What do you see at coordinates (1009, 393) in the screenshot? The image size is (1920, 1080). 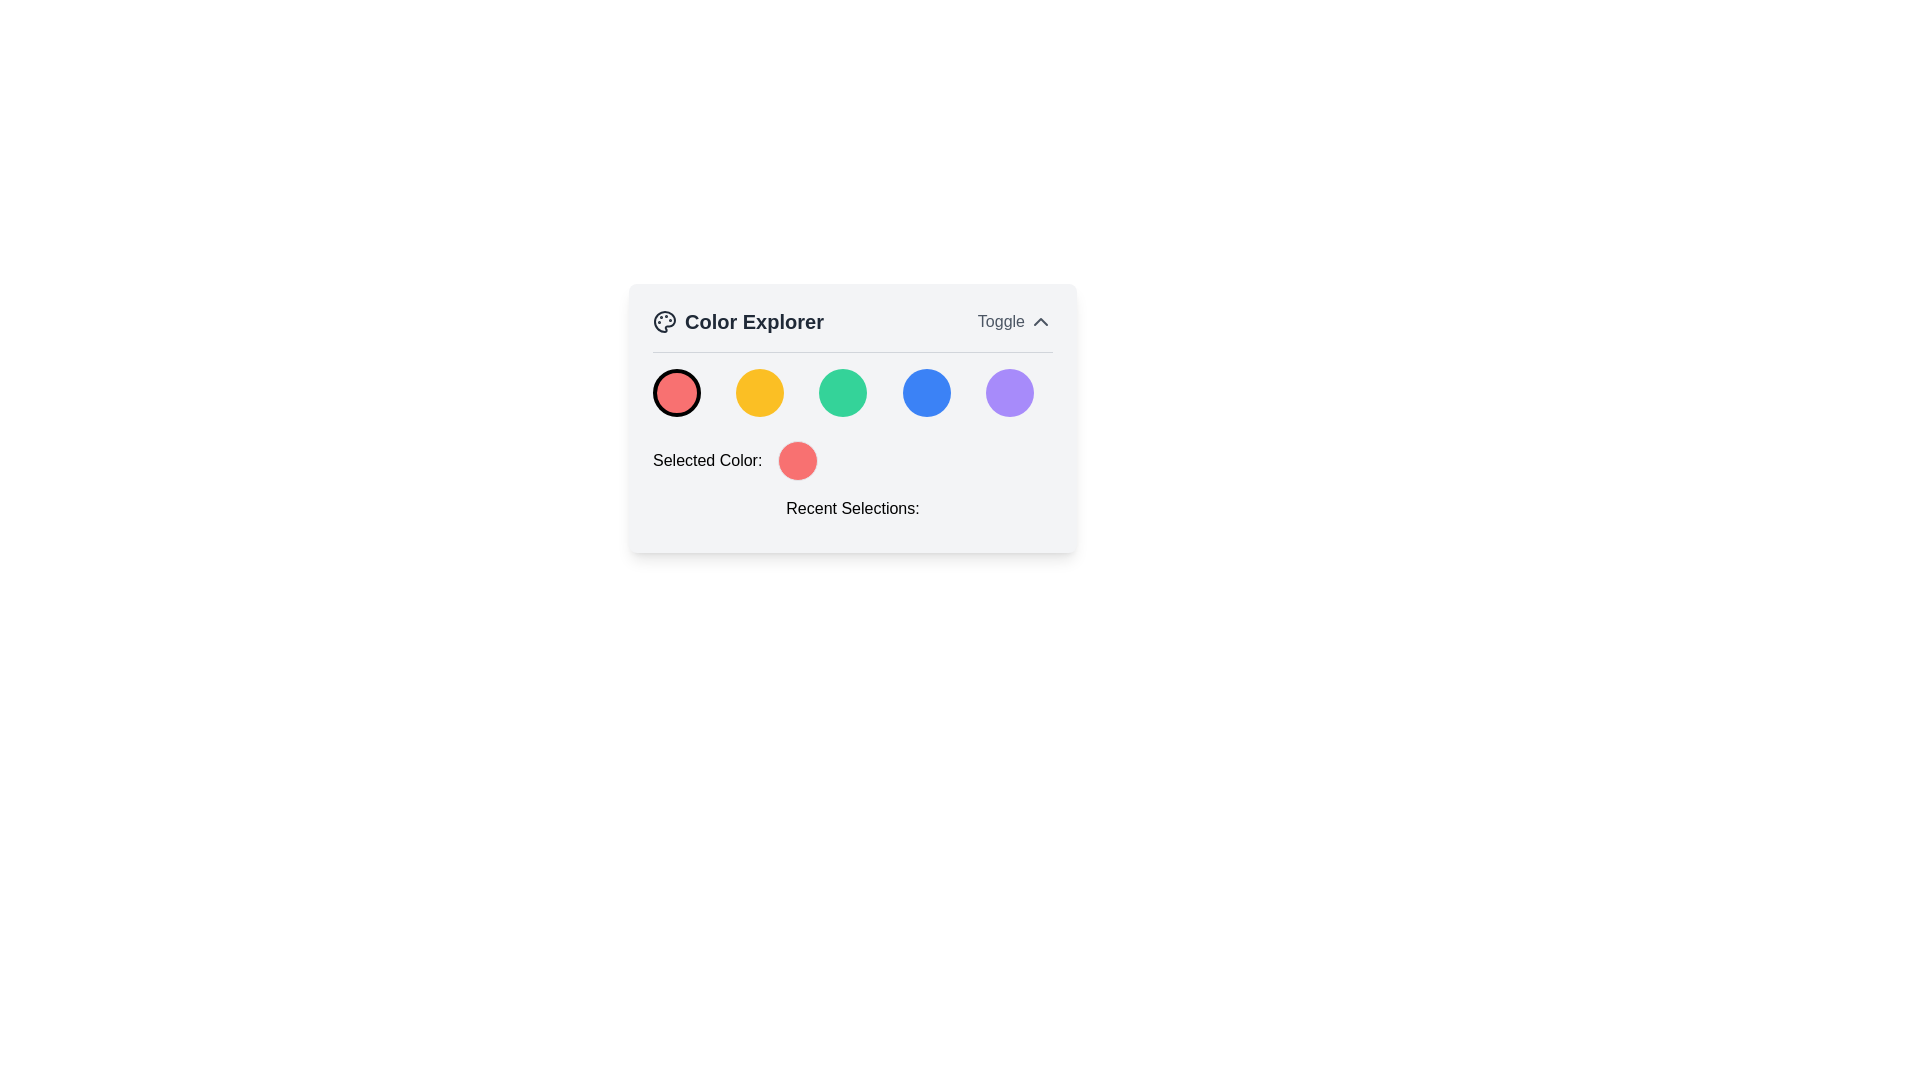 I see `the fifth circular button with a light purple background in the 'Color Explorer' panel` at bounding box center [1009, 393].